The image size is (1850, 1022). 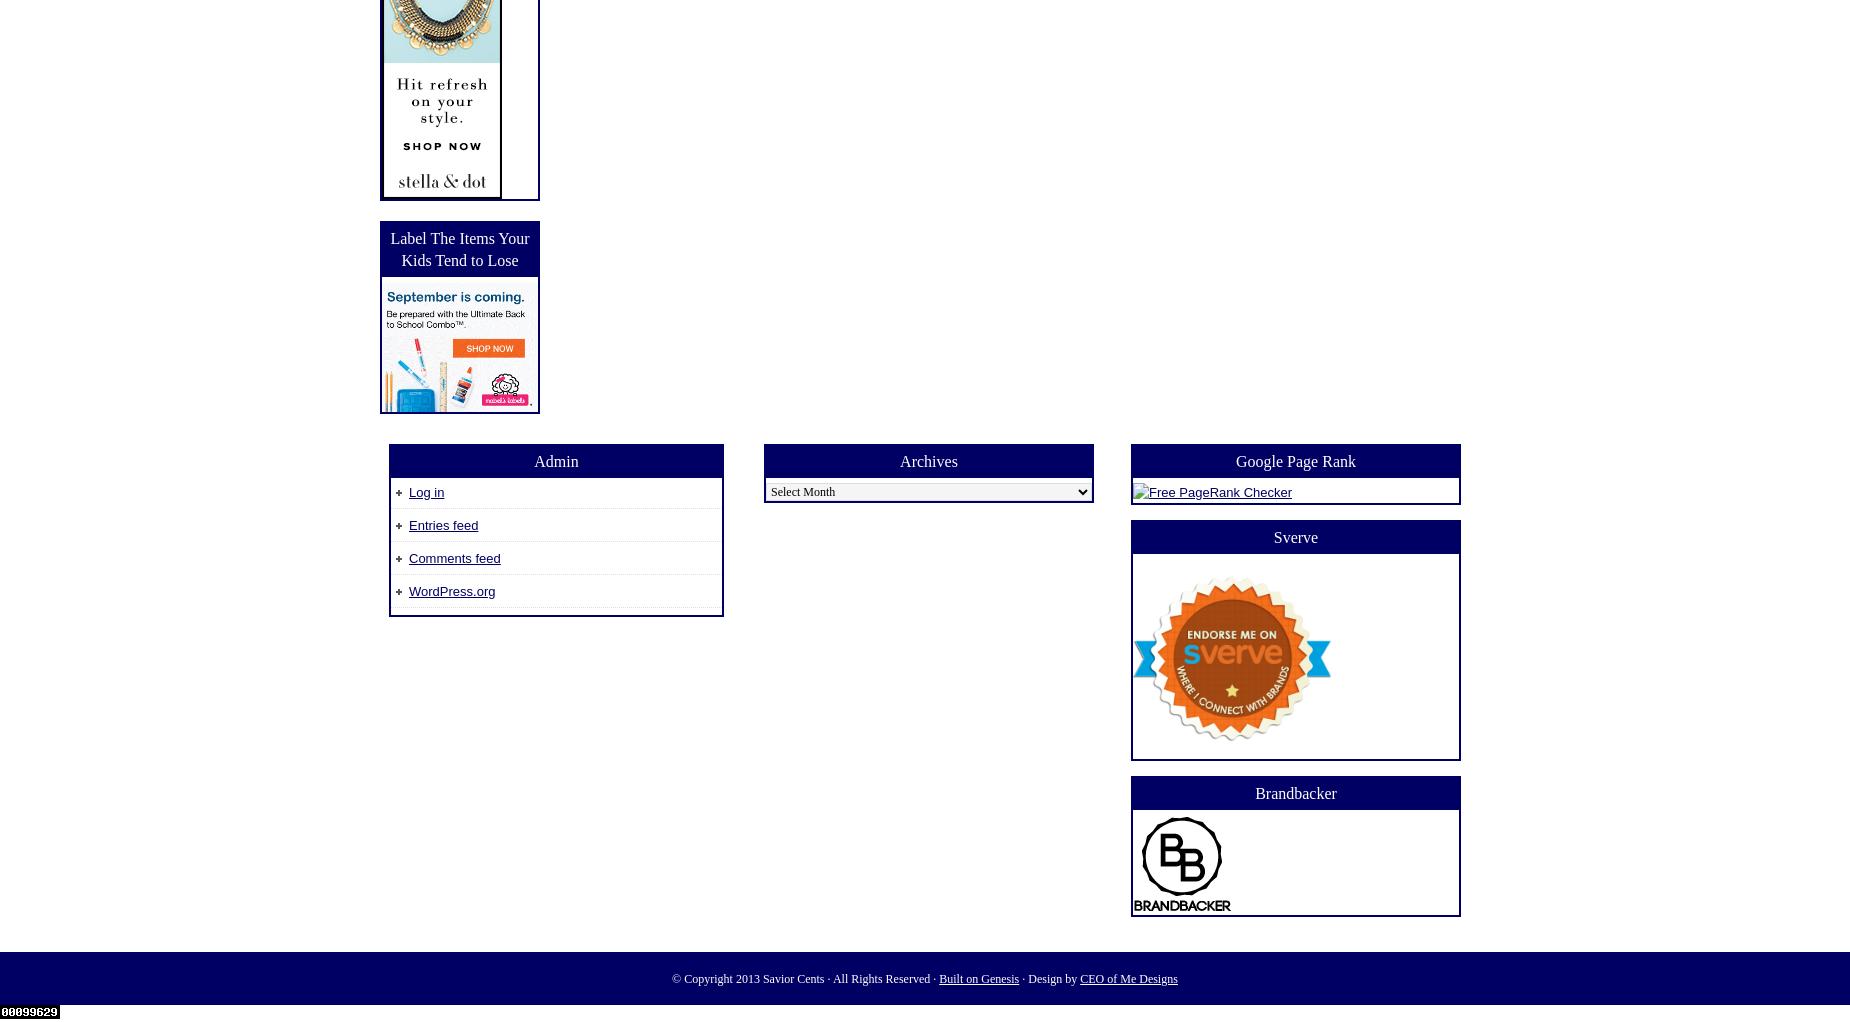 What do you see at coordinates (900, 460) in the screenshot?
I see `'Archives'` at bounding box center [900, 460].